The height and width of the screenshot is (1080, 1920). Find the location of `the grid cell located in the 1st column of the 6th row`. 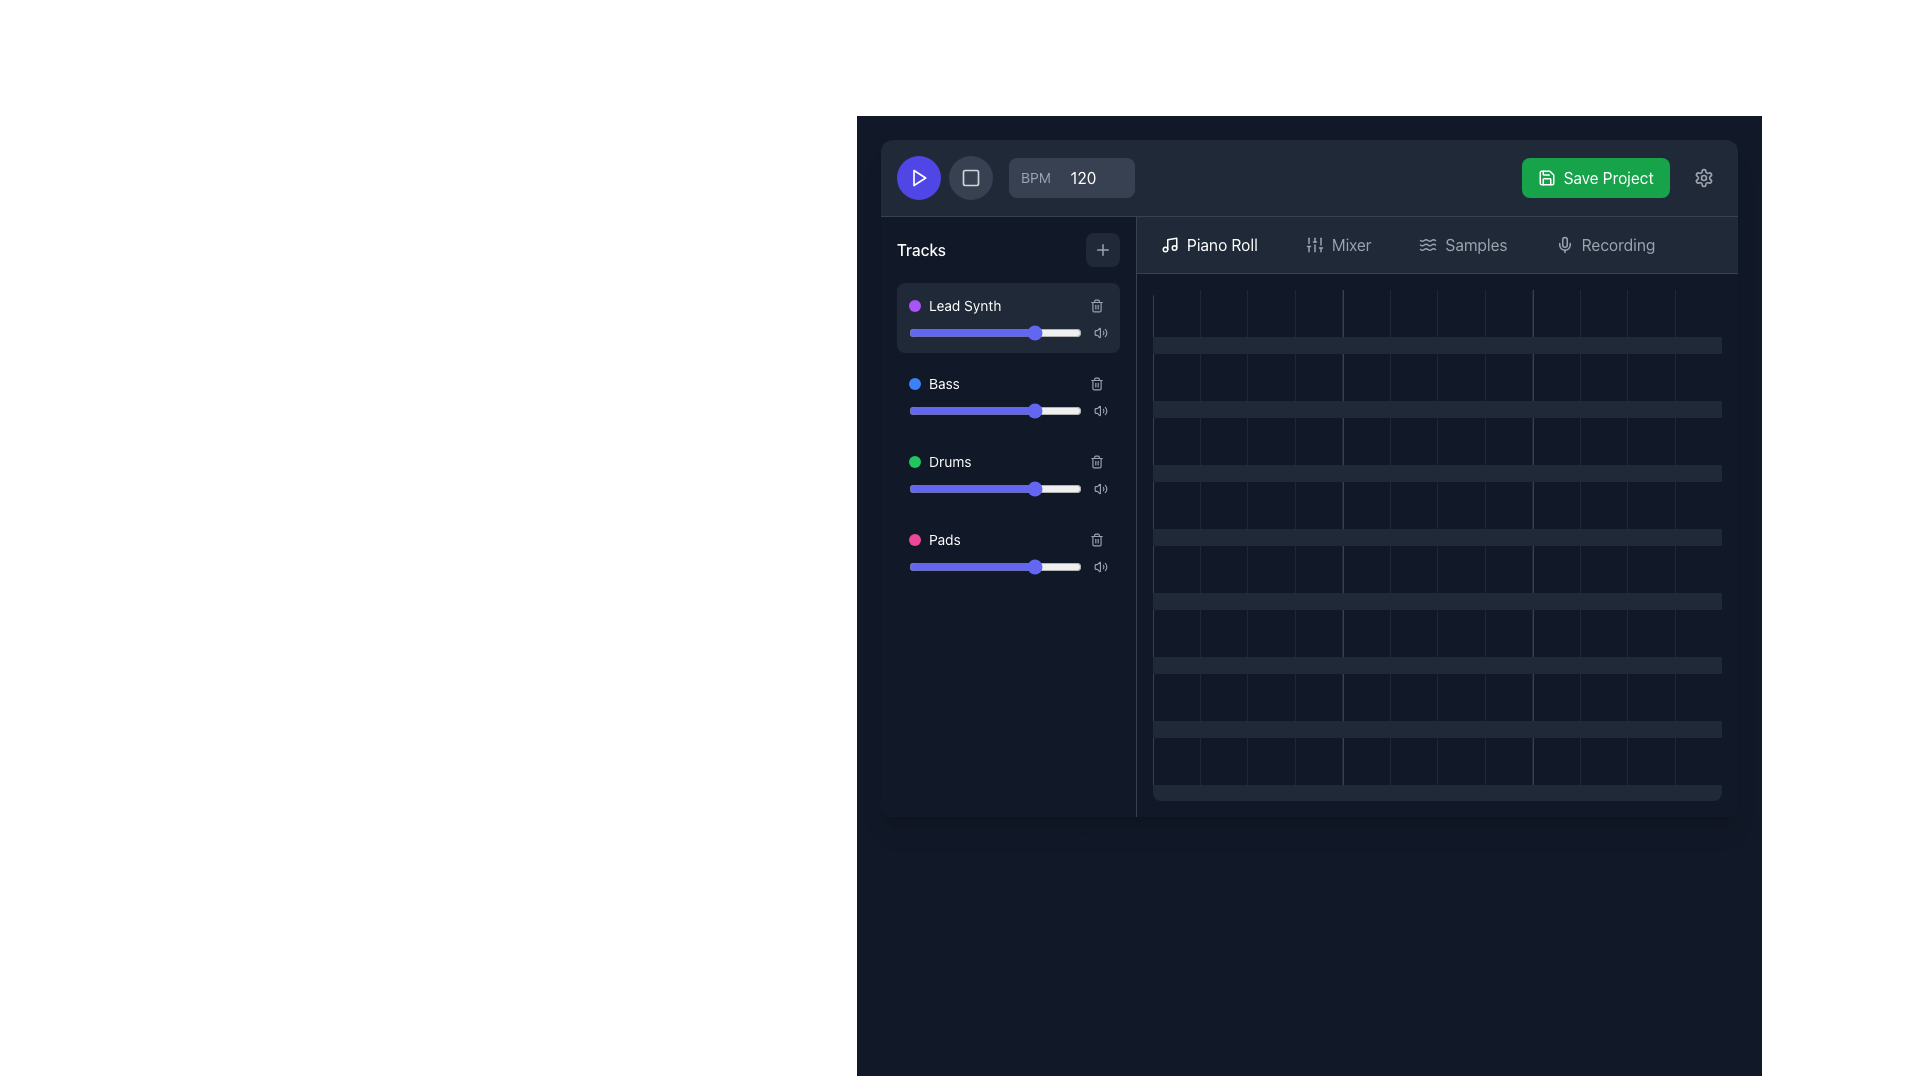

the grid cell located in the 1st column of the 6th row is located at coordinates (1176, 633).